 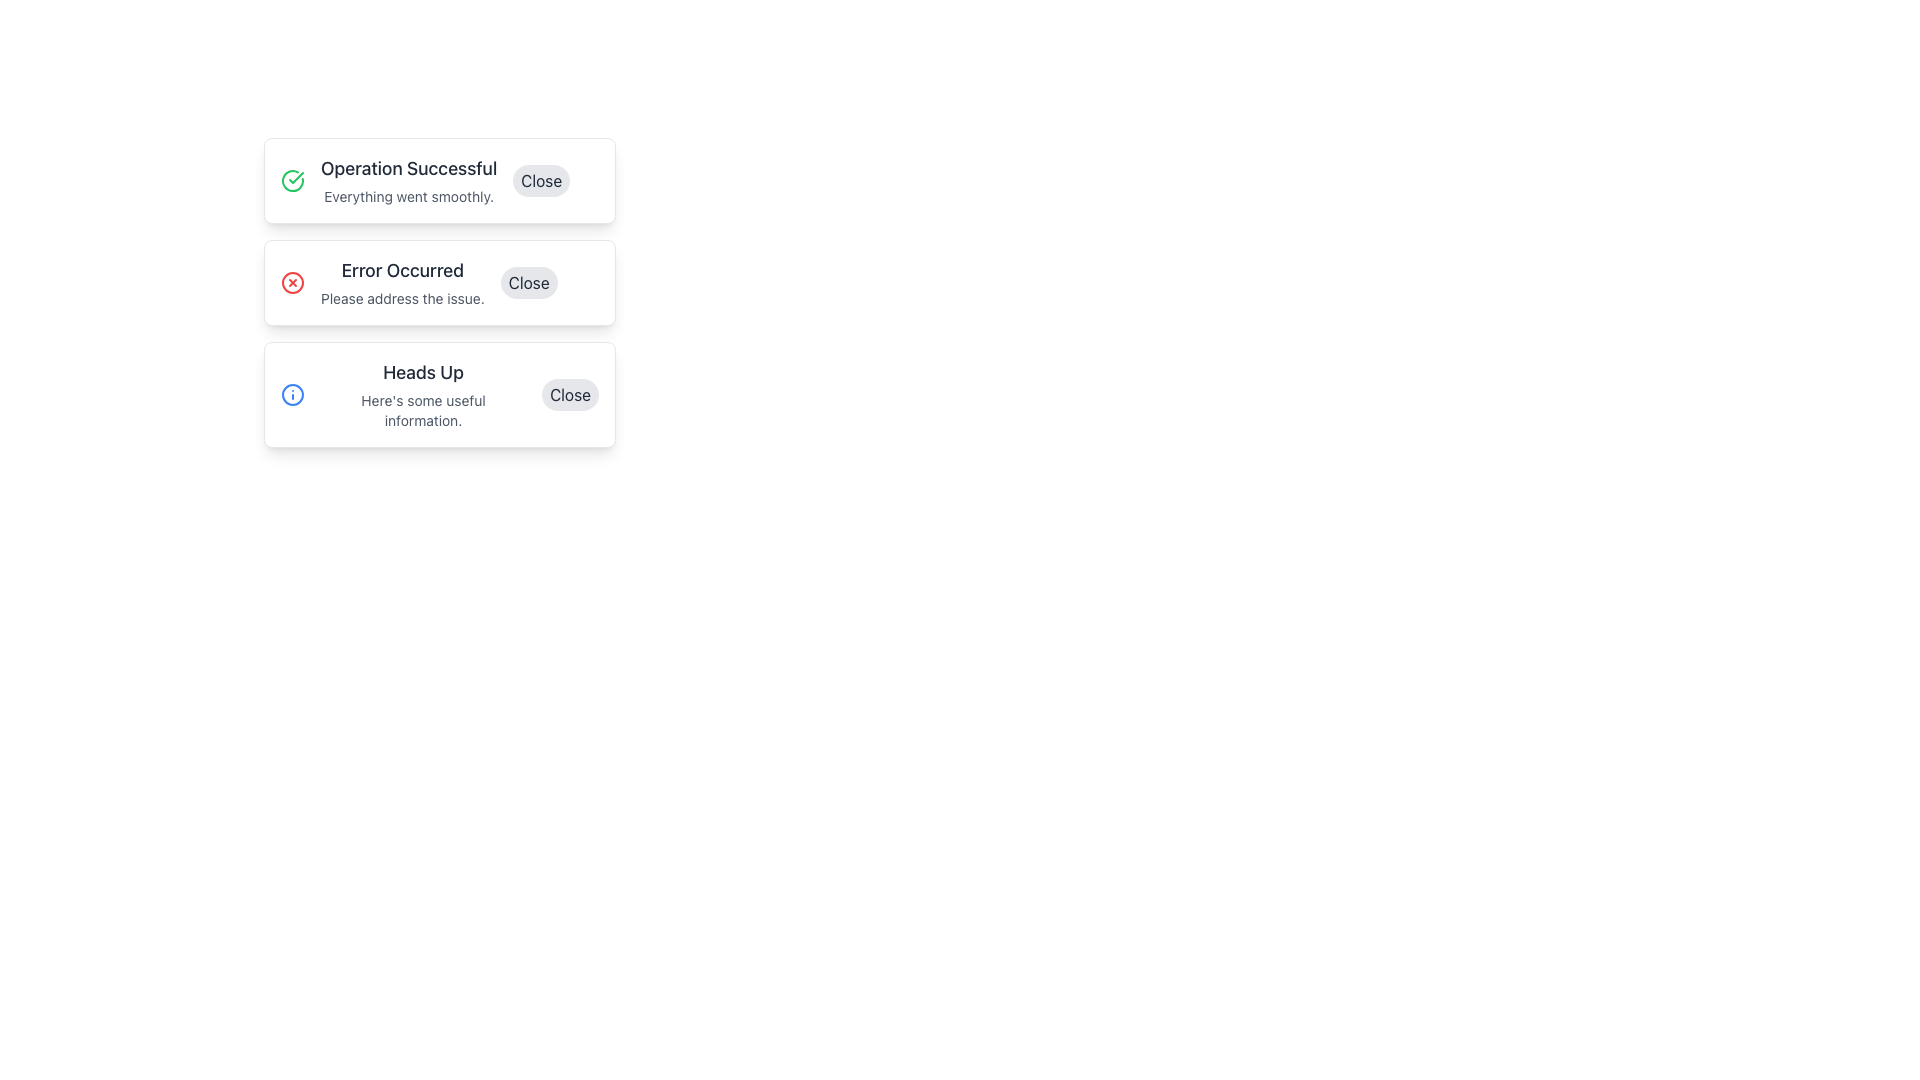 I want to click on the error or warning indicator icon located to the left of the text content in the middle notification card of the stacked error notification cards, so click(x=291, y=282).